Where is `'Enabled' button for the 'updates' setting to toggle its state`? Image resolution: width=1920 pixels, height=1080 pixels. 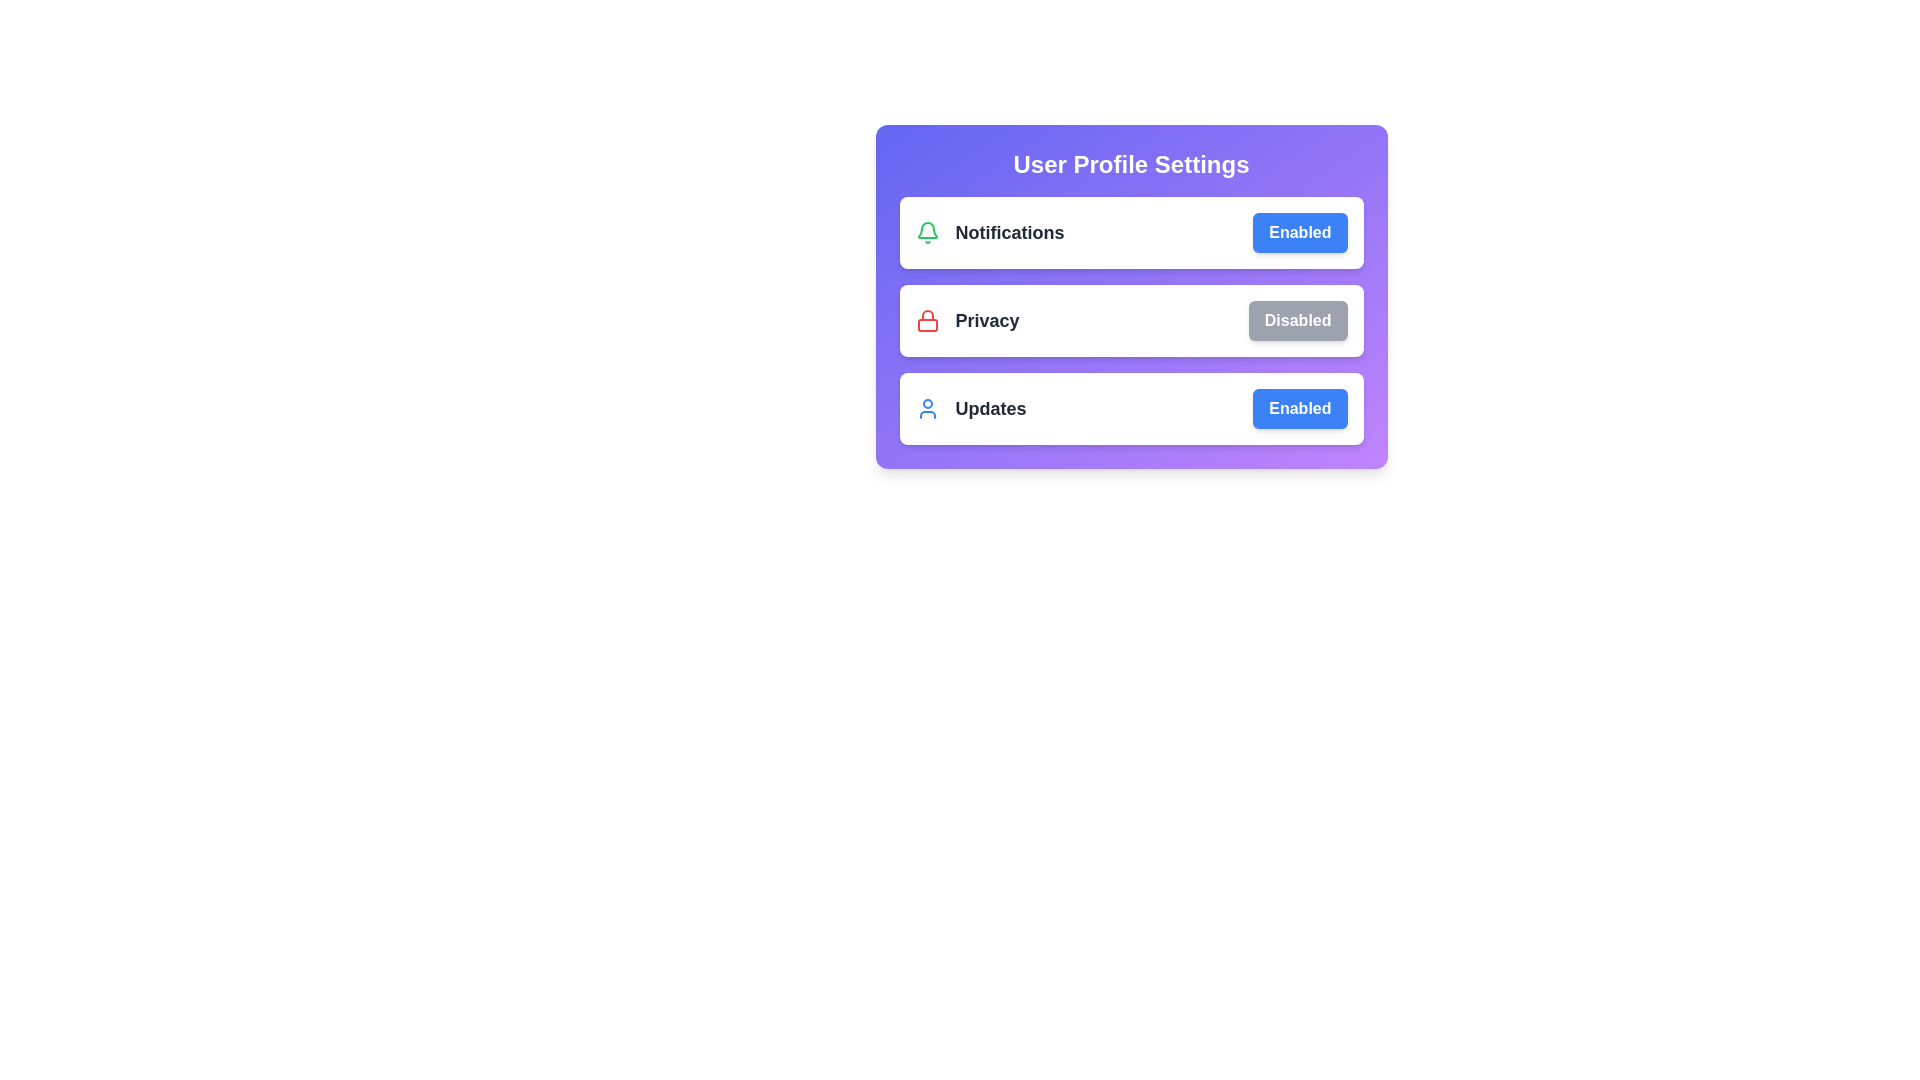 'Enabled' button for the 'updates' setting to toggle its state is located at coordinates (1300, 407).